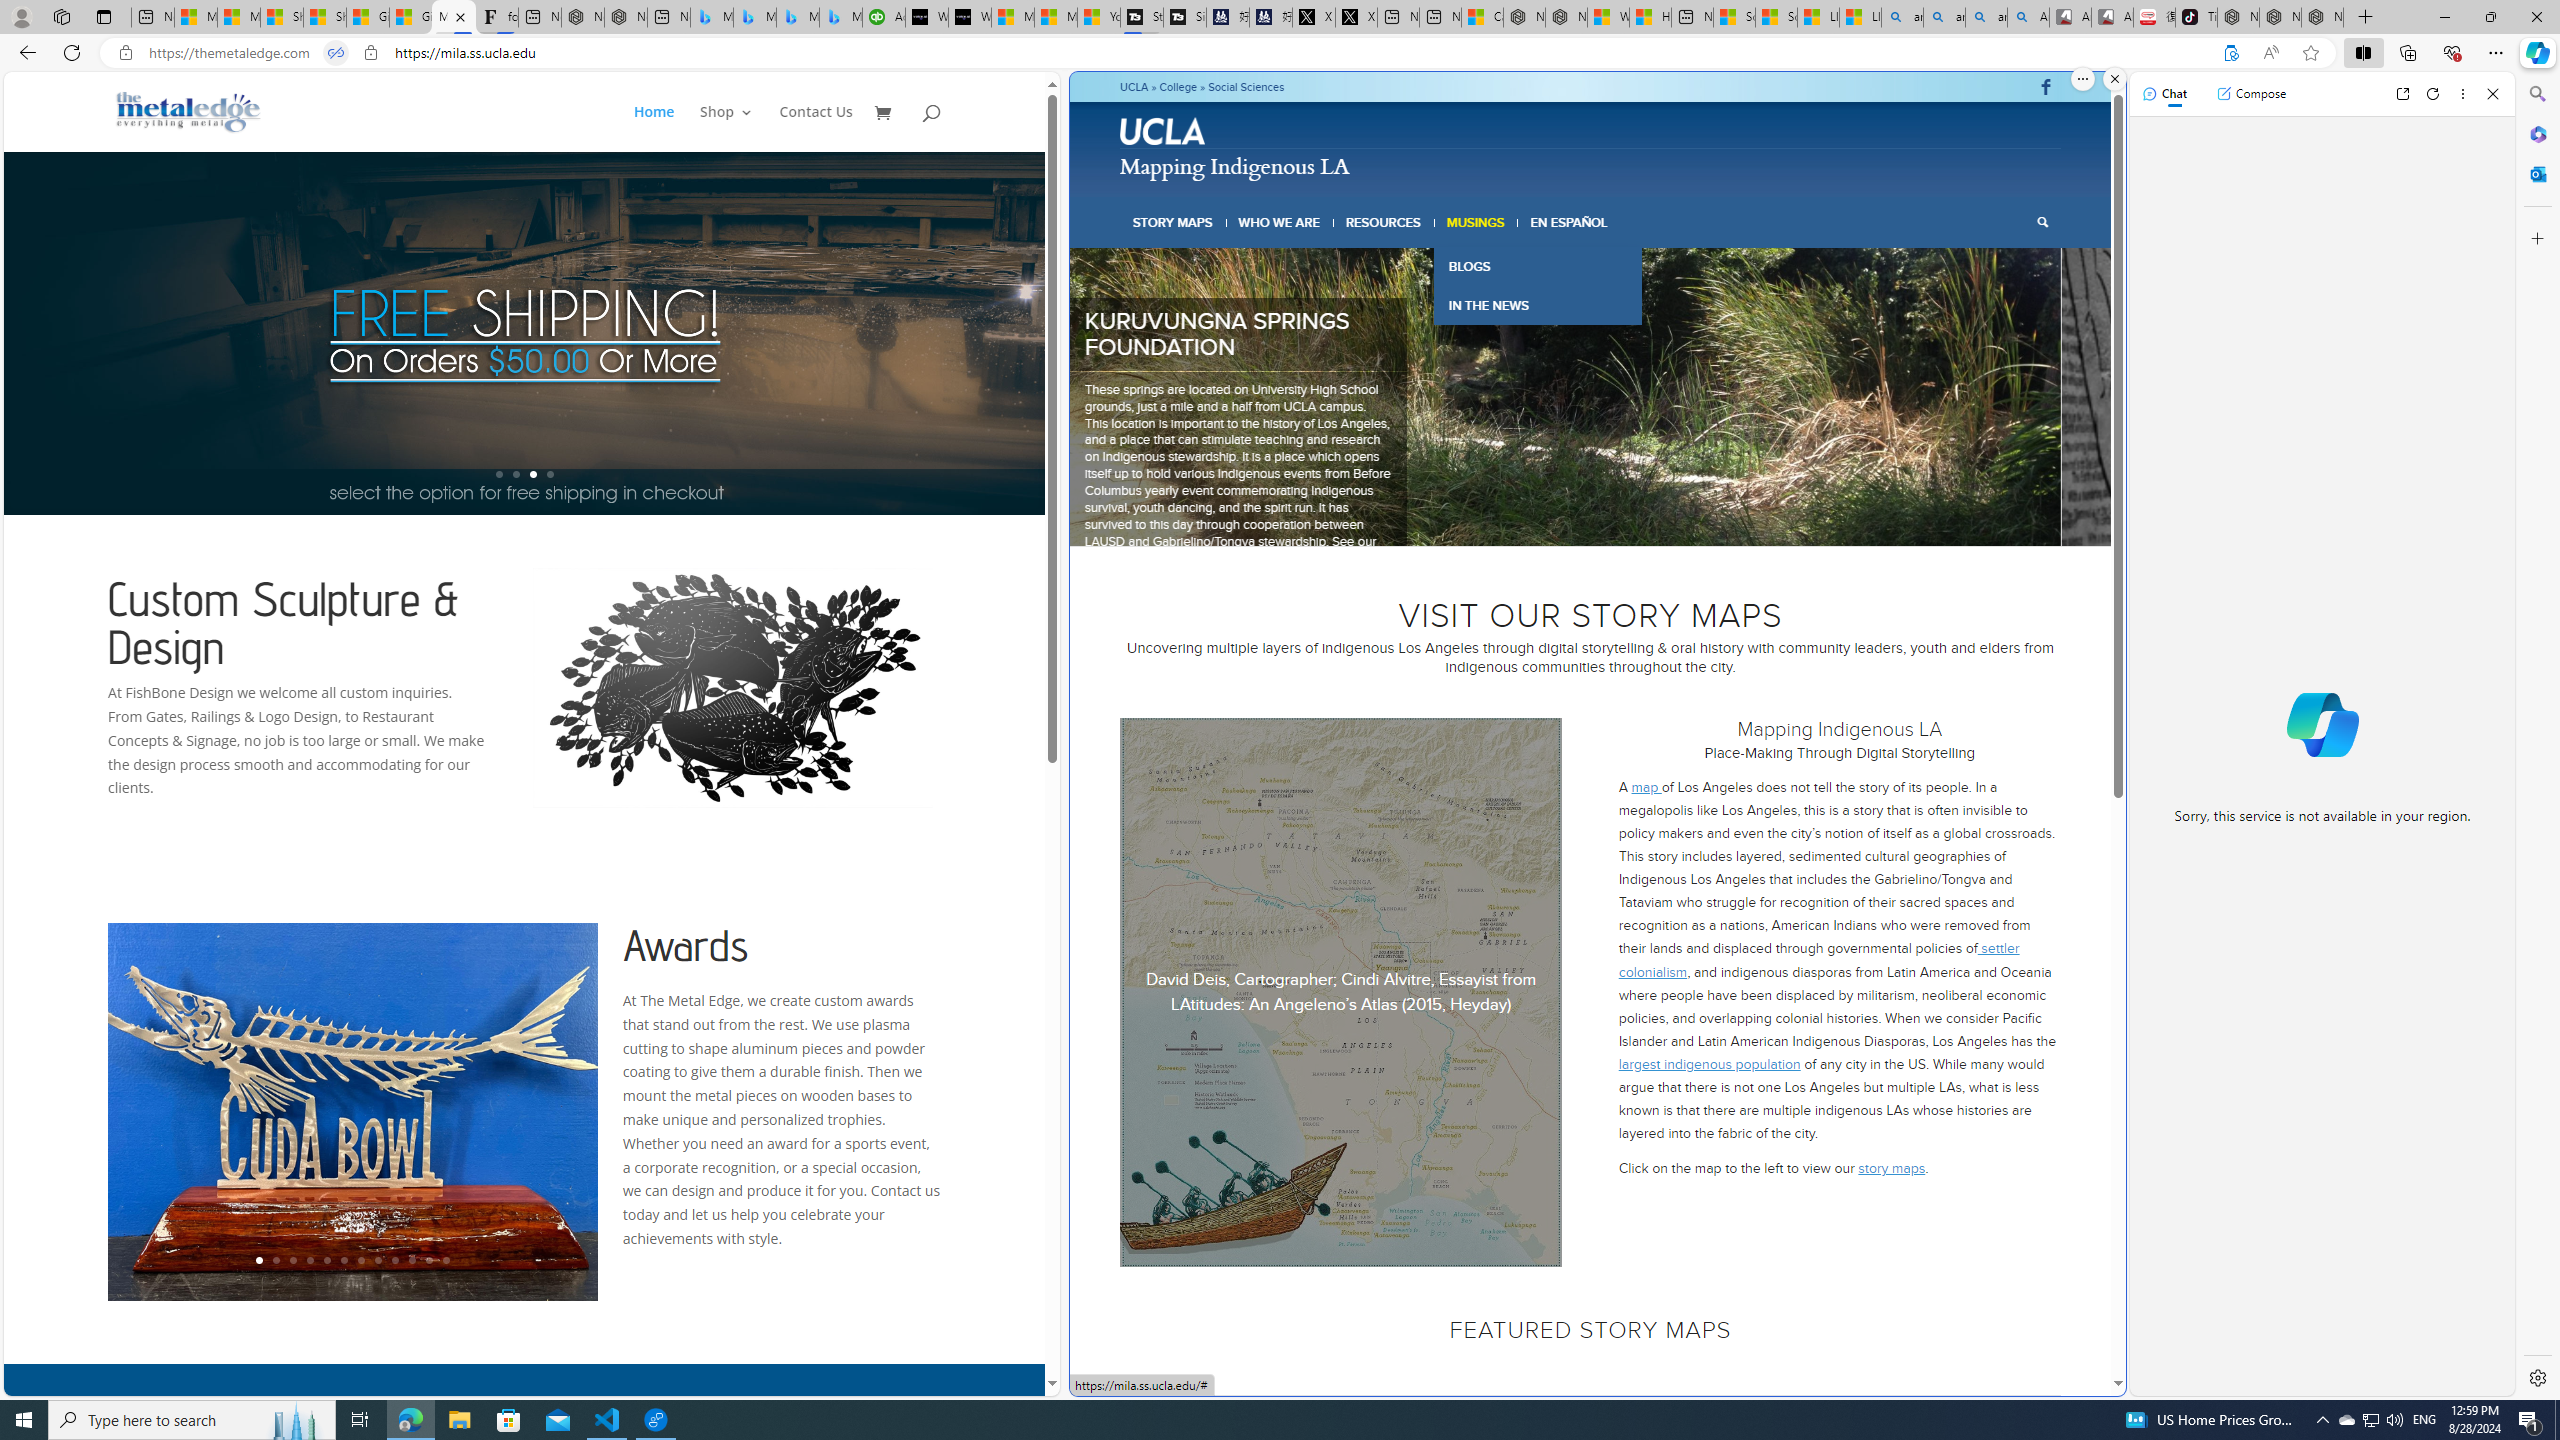 This screenshot has width=2560, height=1440. Describe the element at coordinates (1475, 222) in the screenshot. I see `'MUSINGS BLOGS IN THE NEWS'` at that location.